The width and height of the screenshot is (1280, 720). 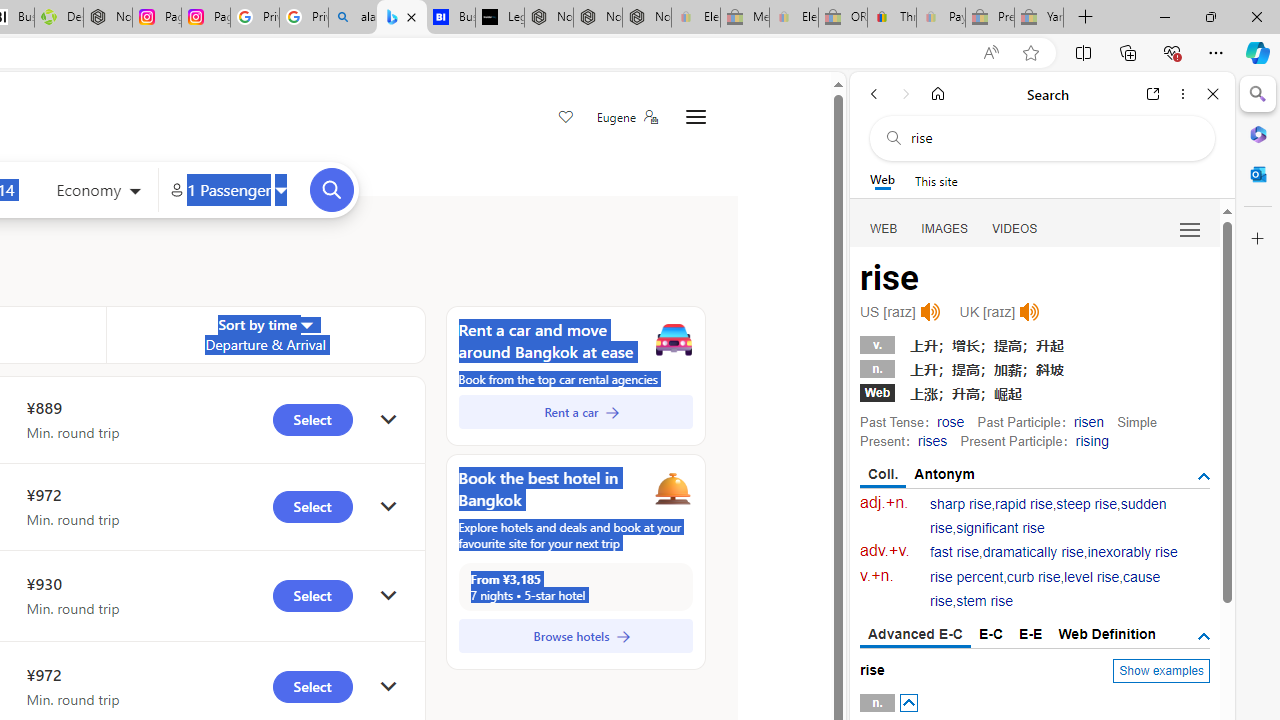 What do you see at coordinates (1029, 312) in the screenshot?
I see `'Click to listen'` at bounding box center [1029, 312].